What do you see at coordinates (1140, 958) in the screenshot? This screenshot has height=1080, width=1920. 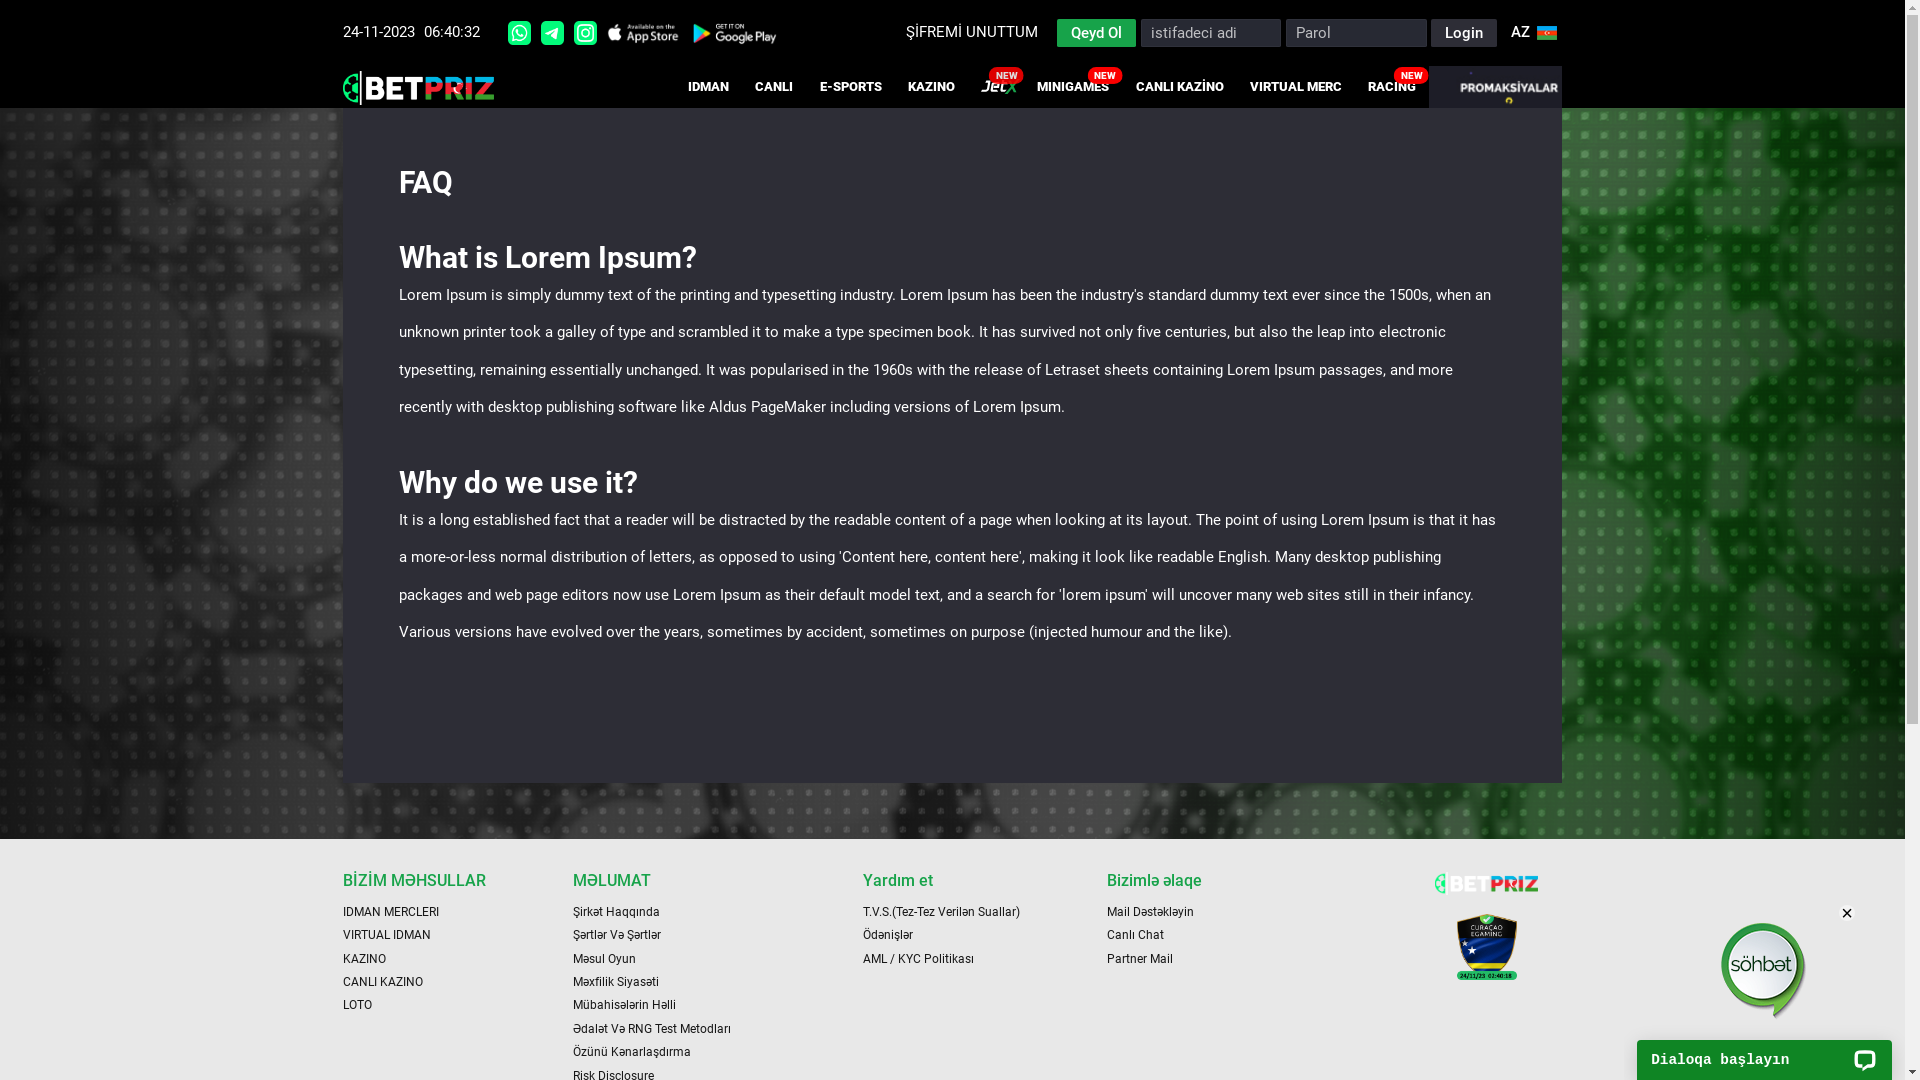 I see `'Partner Mail'` at bounding box center [1140, 958].